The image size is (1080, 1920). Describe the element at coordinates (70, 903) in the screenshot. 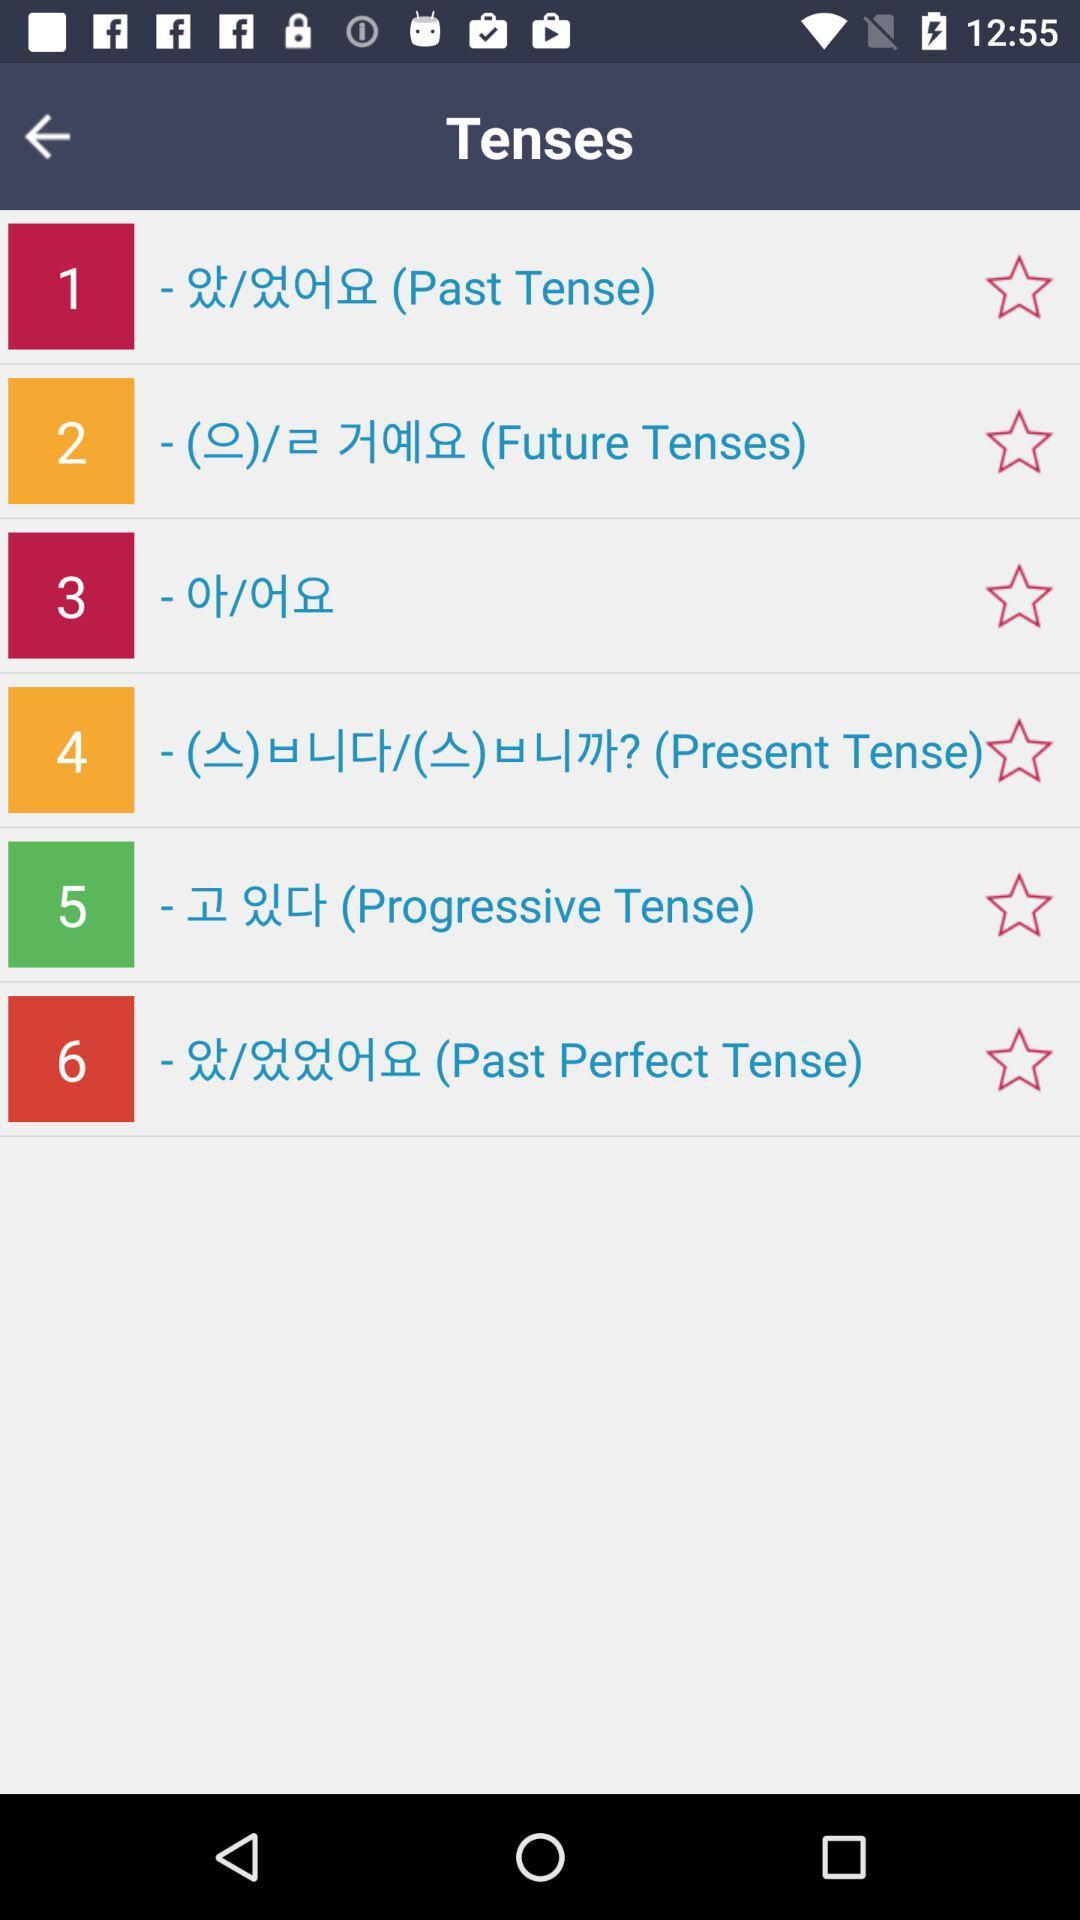

I see `the item above the 6 item` at that location.